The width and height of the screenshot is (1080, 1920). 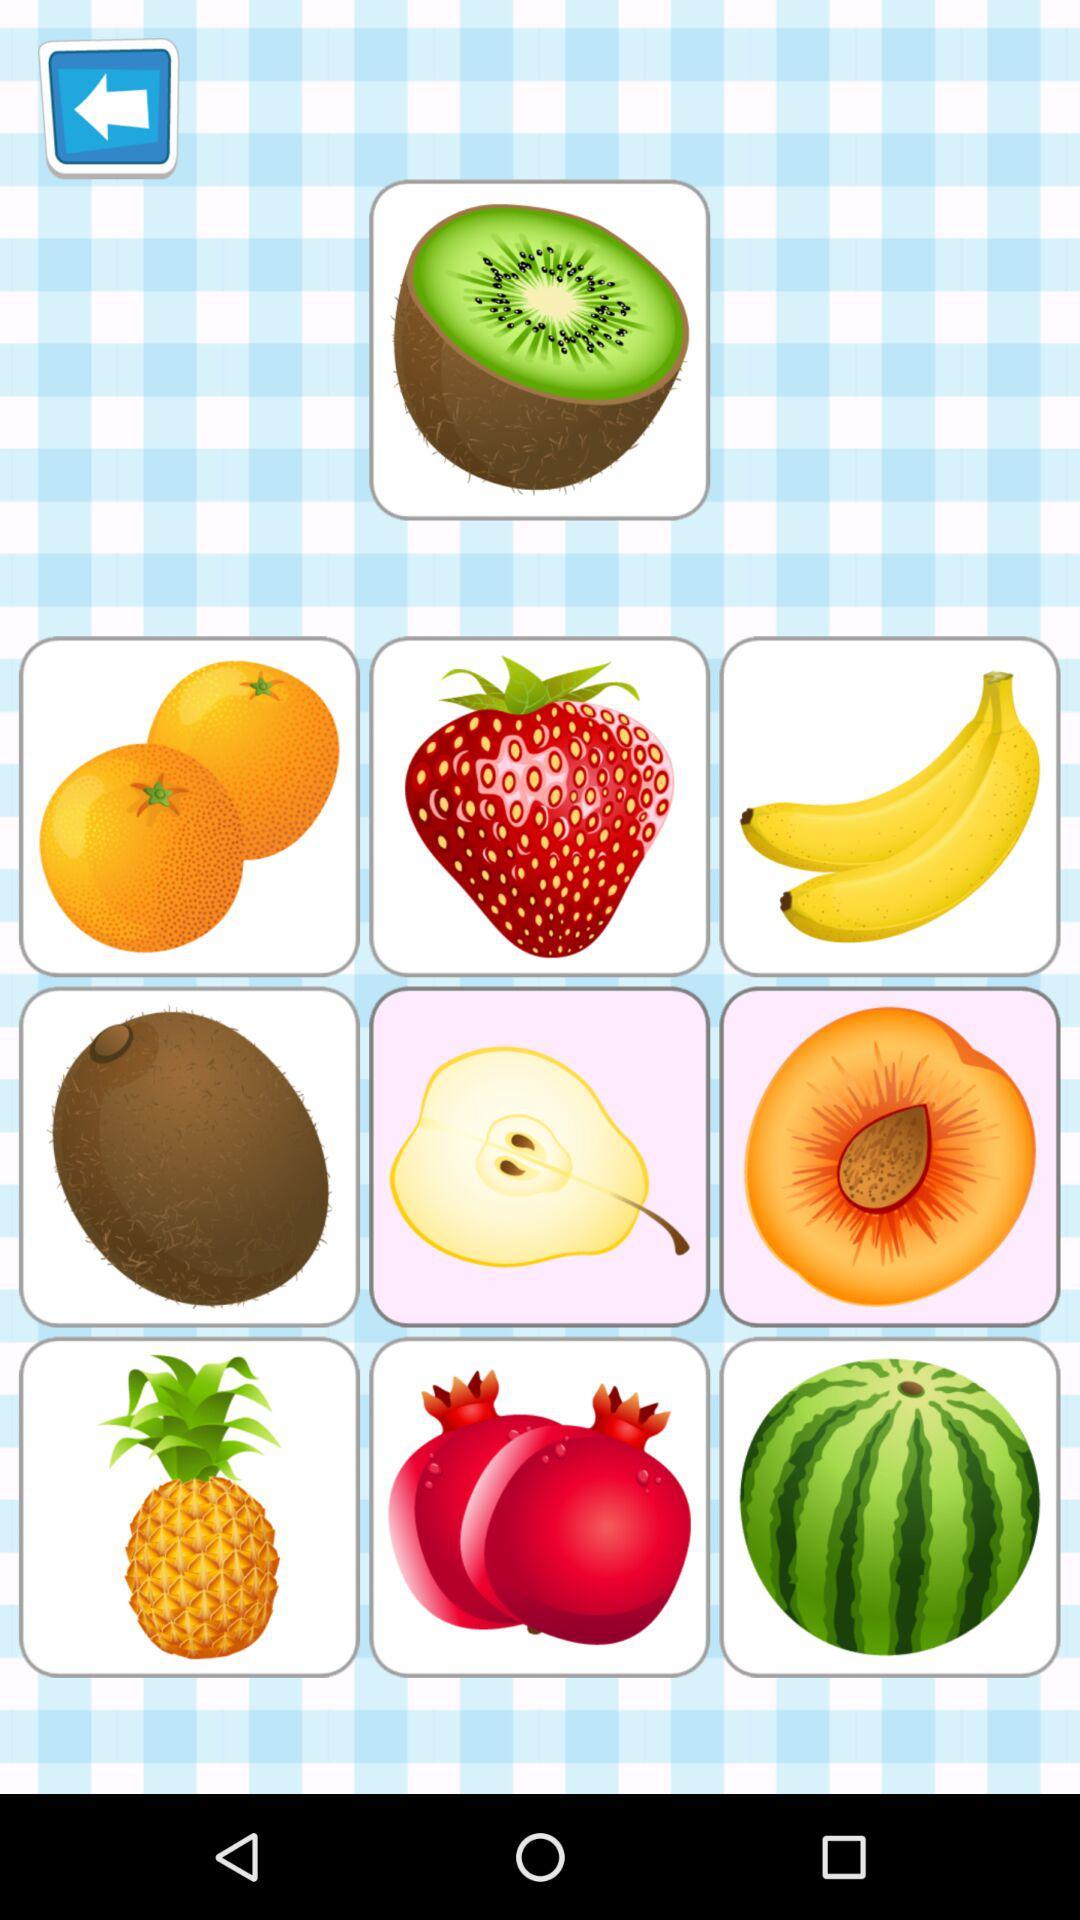 What do you see at coordinates (538, 349) in the screenshot?
I see `kiwi fruit` at bounding box center [538, 349].